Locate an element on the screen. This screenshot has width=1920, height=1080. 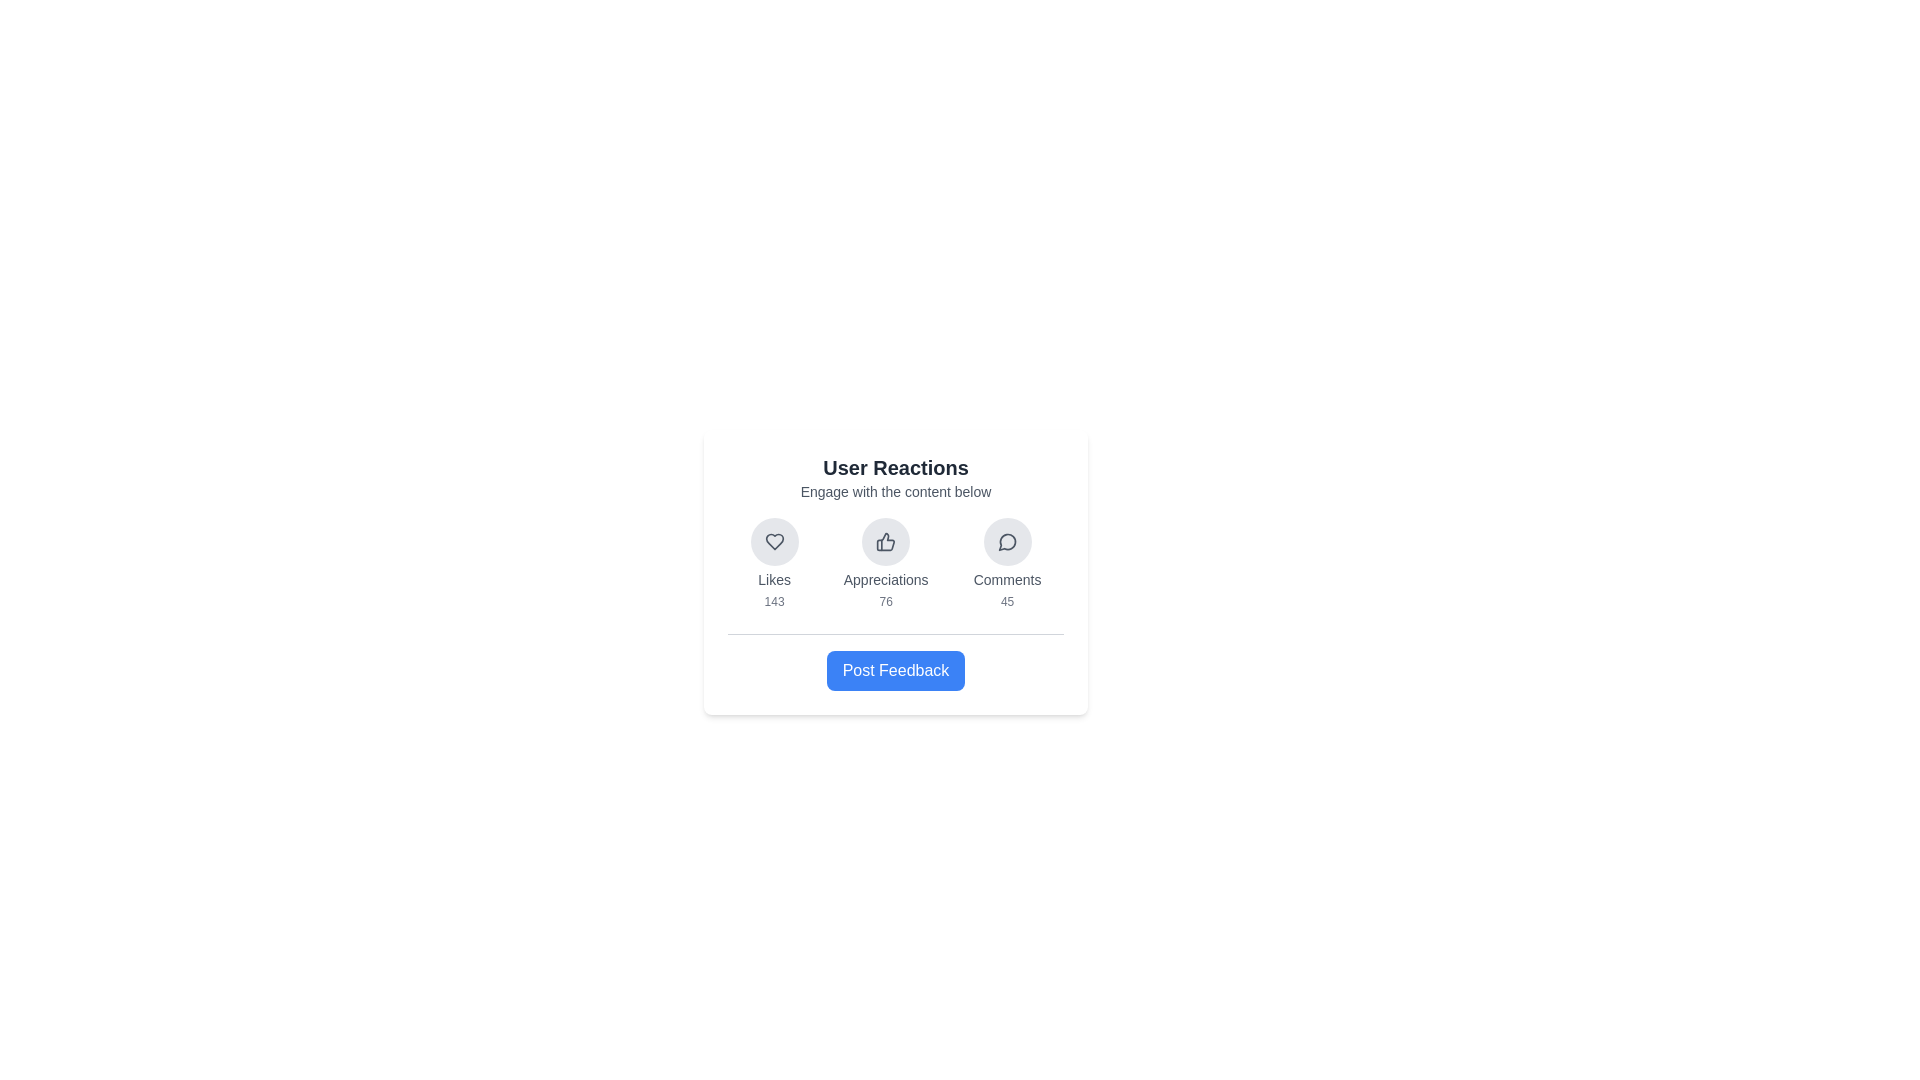
the button with a blue background and white text labeled 'Post Feedback' located at the bottom of the 'User Reactions' card to observe its hover effects is located at coordinates (895, 671).